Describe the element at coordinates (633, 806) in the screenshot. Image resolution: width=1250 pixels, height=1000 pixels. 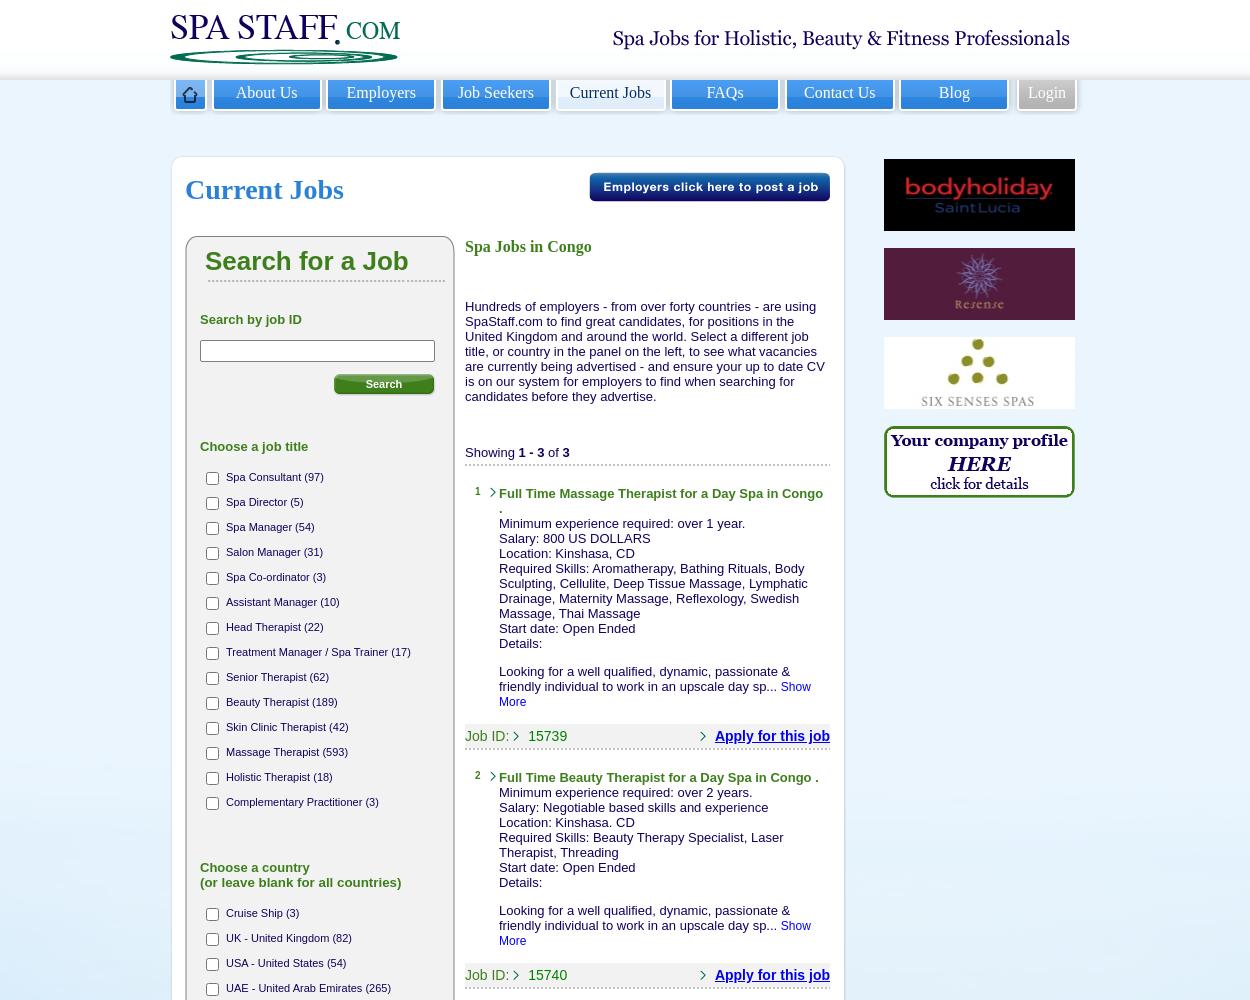
I see `'Salary: Negotiable based skills and experience'` at that location.